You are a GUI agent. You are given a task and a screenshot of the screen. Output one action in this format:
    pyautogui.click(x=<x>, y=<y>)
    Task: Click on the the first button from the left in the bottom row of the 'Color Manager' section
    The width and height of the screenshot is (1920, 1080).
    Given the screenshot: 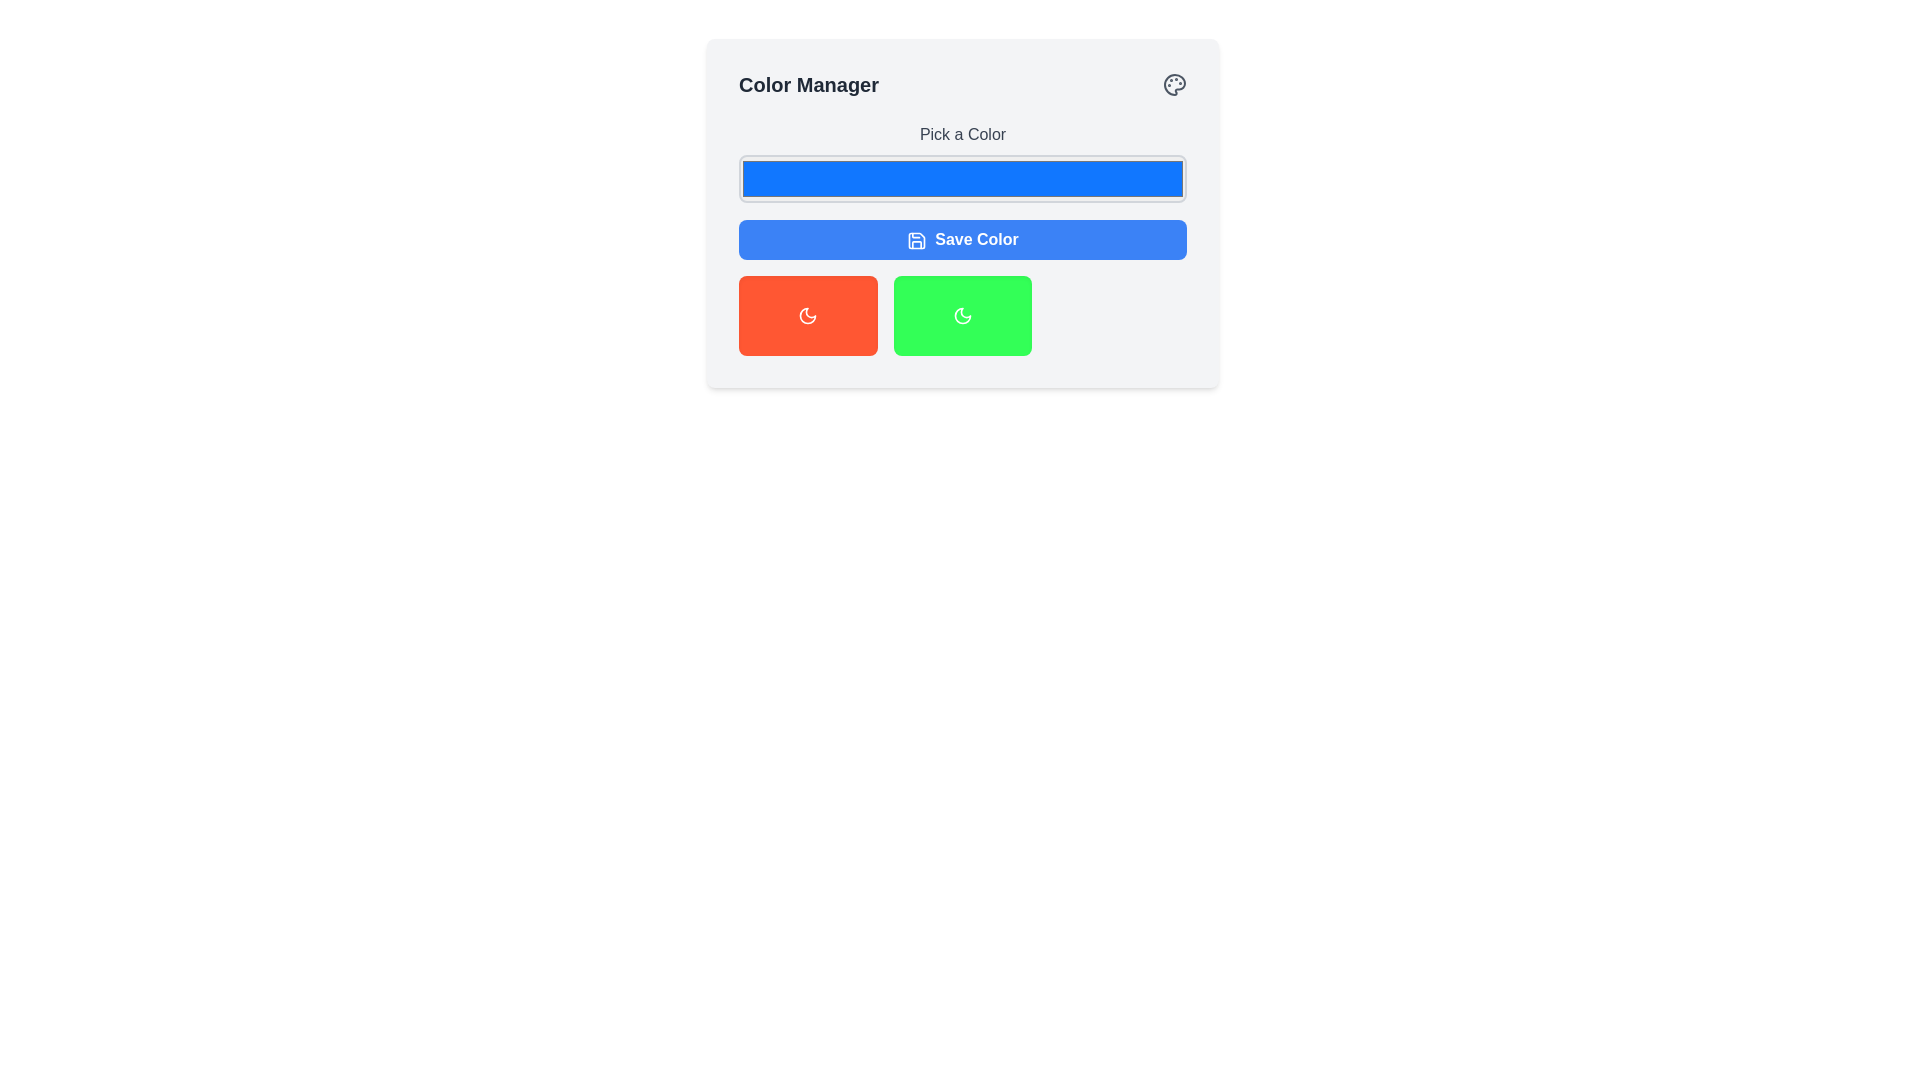 What is the action you would take?
    pyautogui.click(x=808, y=315)
    